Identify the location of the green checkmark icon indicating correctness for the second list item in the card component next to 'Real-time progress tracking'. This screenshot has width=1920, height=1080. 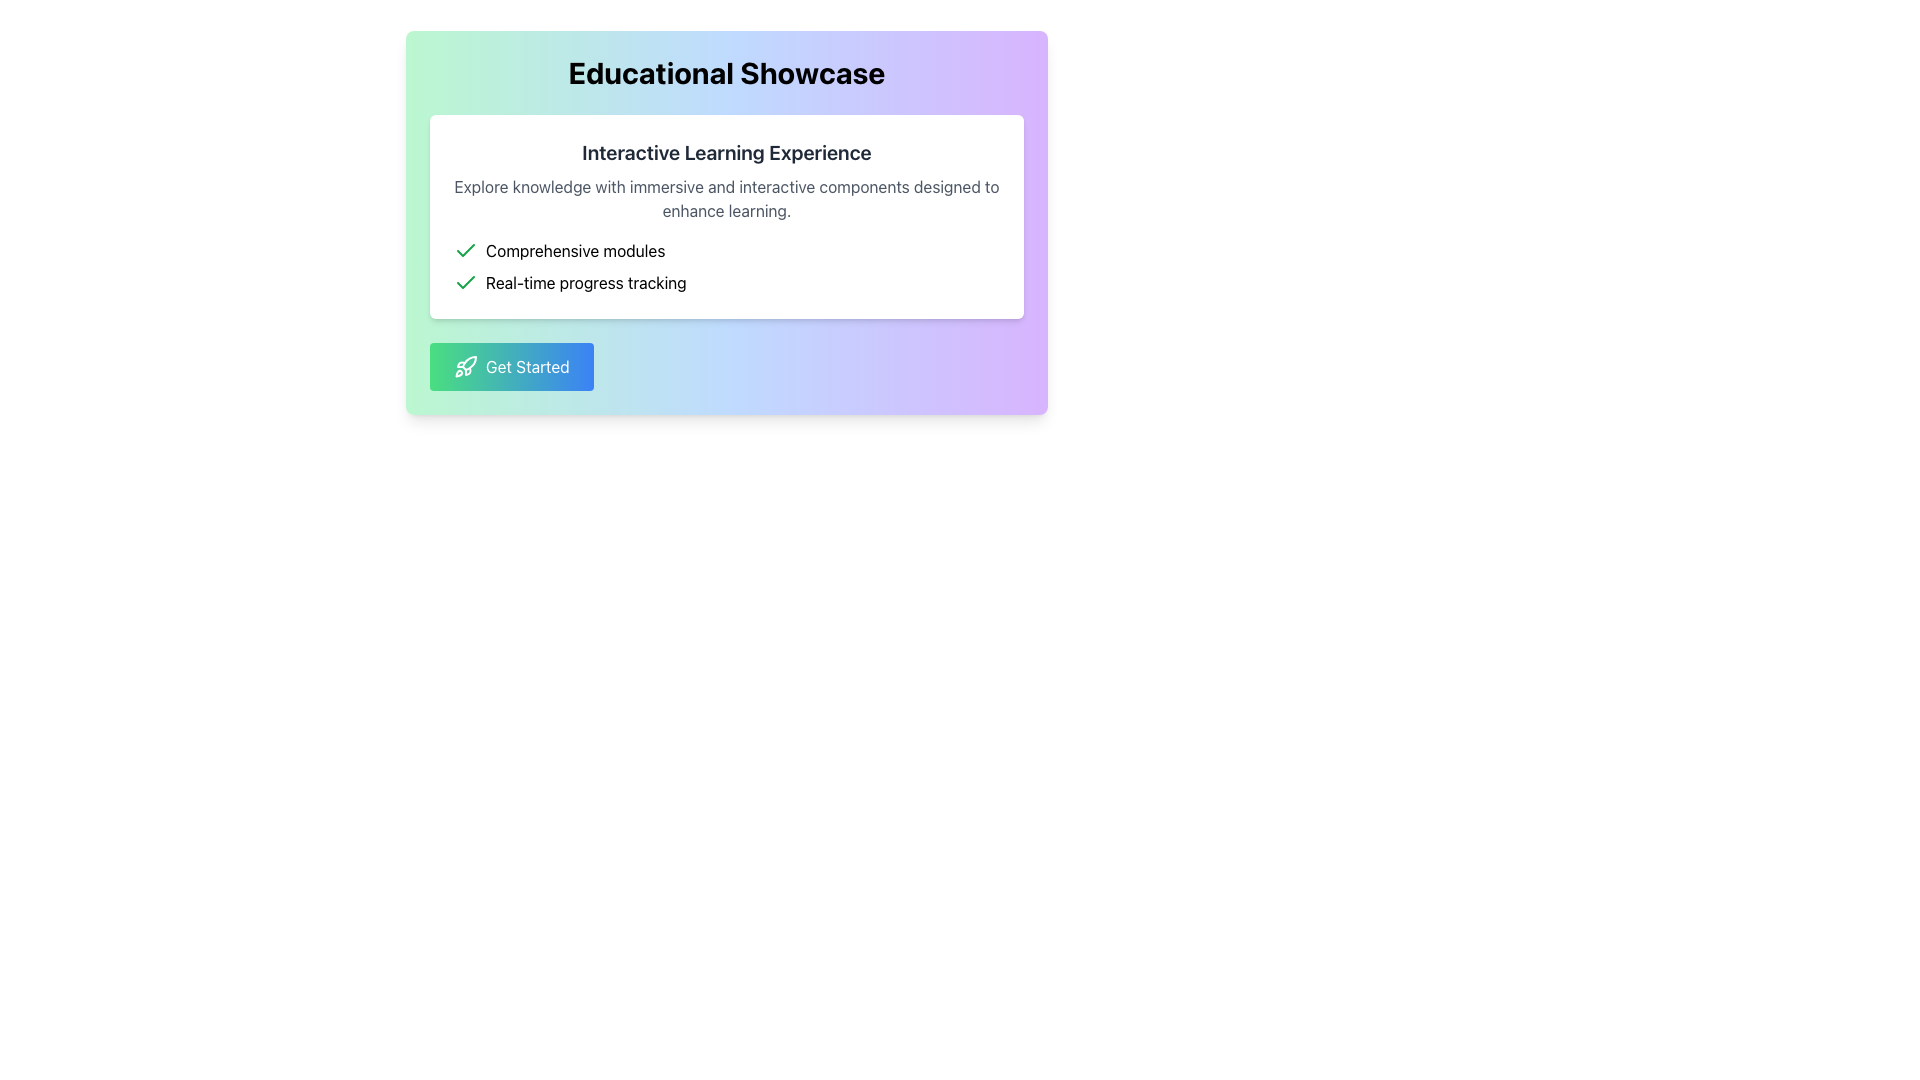
(464, 249).